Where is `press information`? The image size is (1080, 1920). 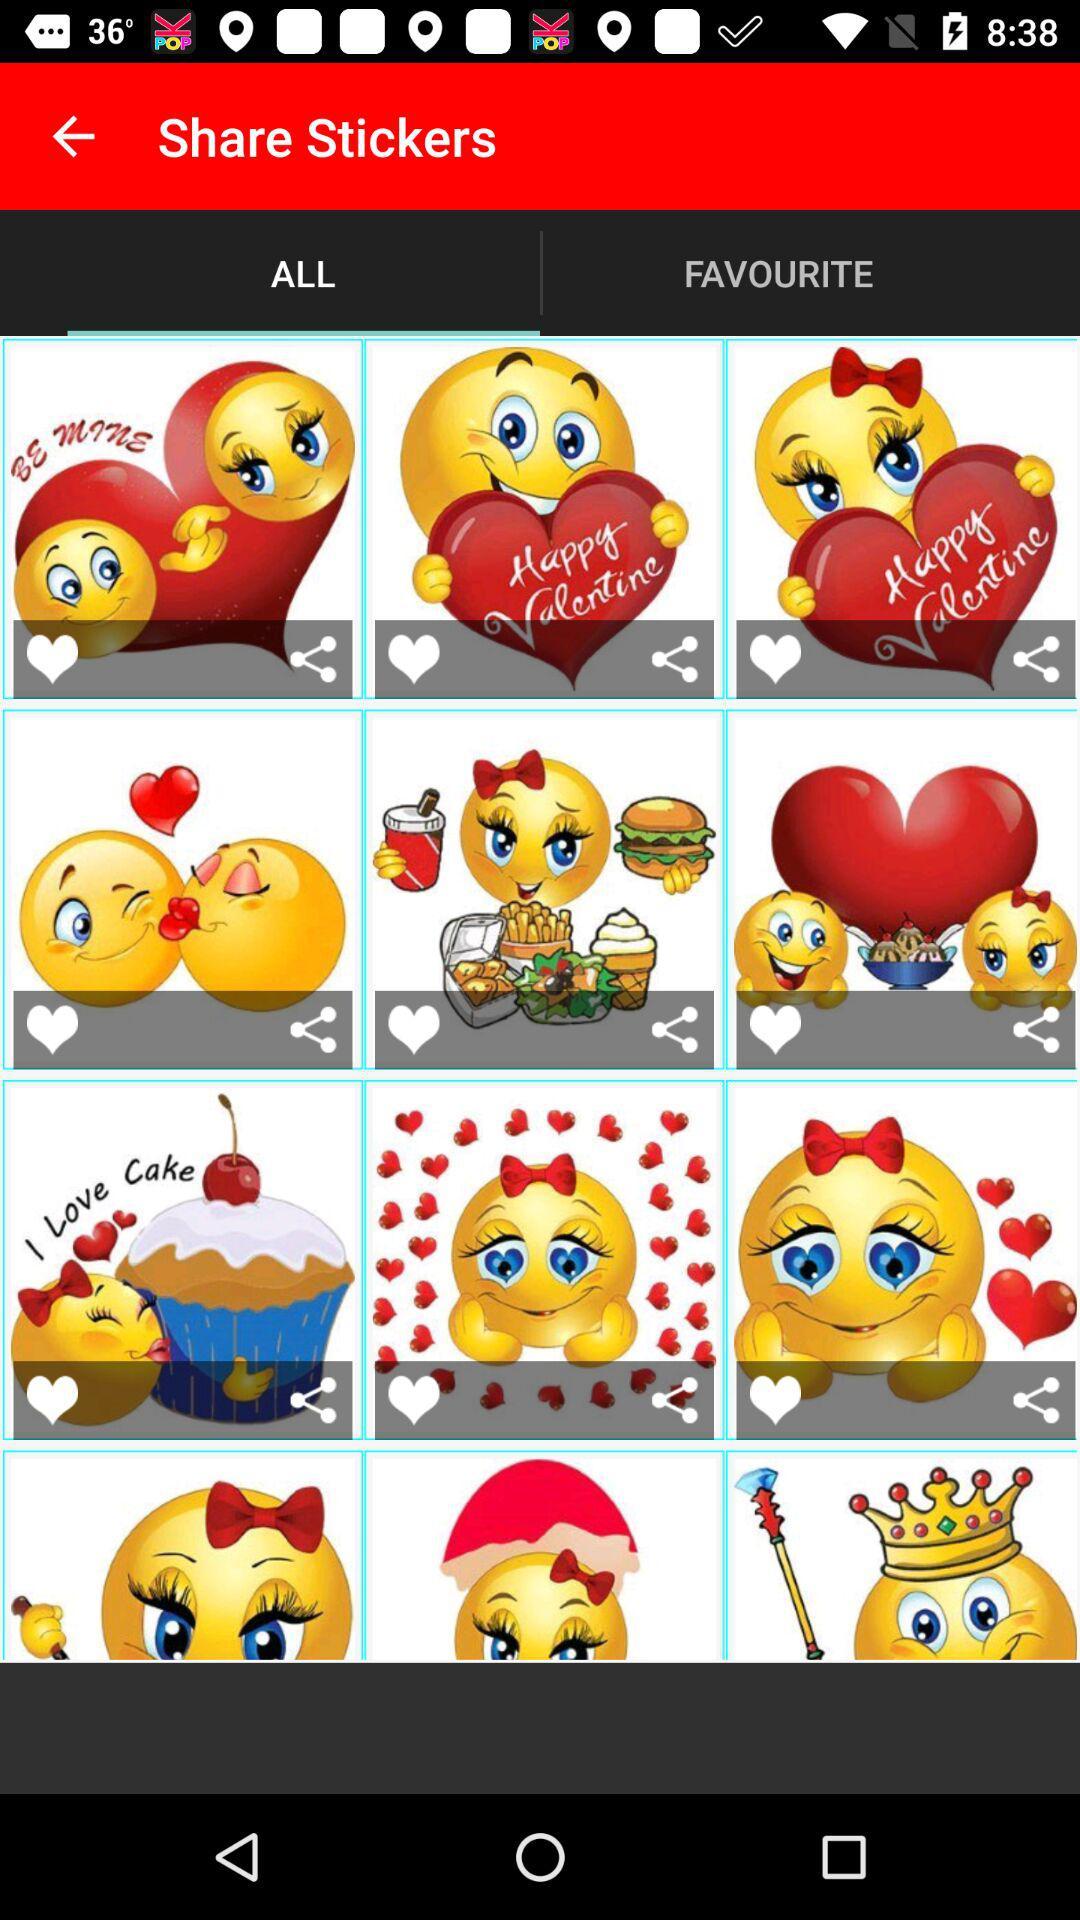
press information is located at coordinates (313, 1029).